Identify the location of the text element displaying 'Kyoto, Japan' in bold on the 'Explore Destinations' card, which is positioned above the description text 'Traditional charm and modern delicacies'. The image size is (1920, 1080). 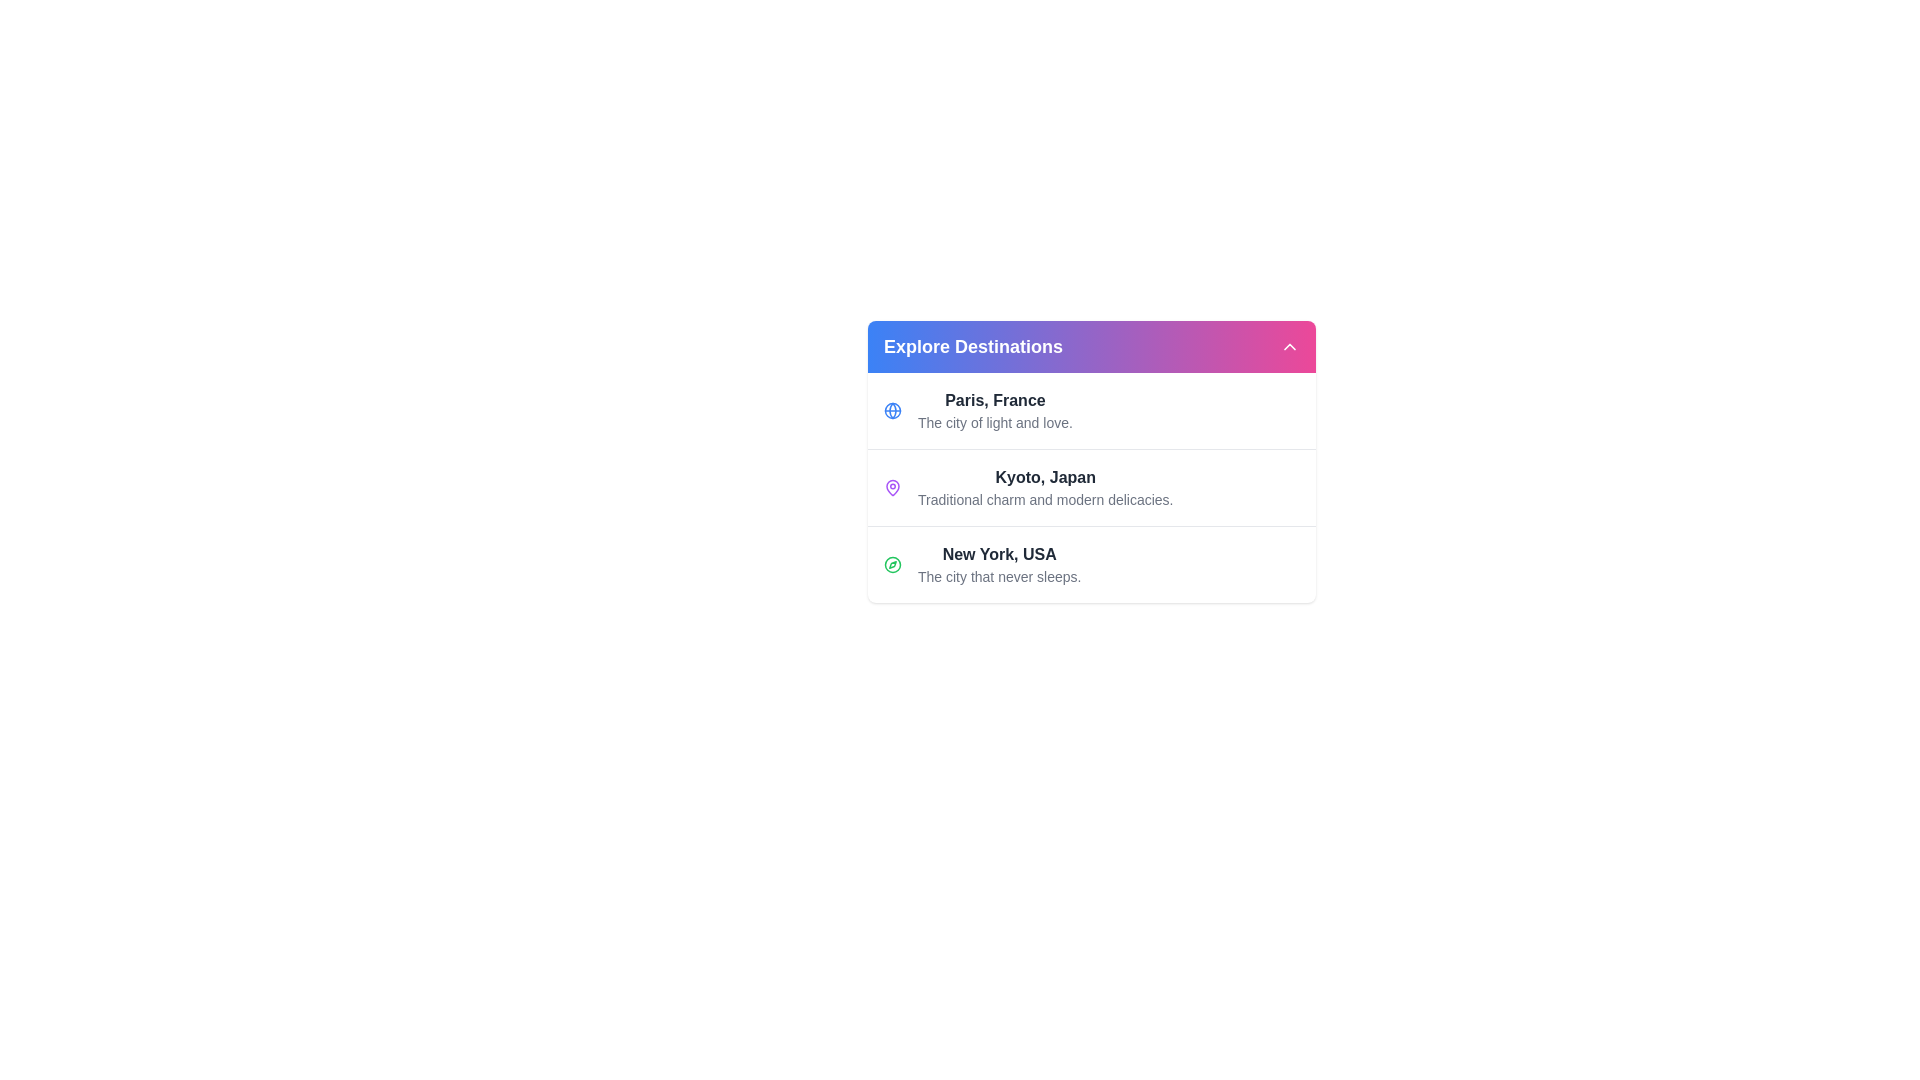
(1044, 478).